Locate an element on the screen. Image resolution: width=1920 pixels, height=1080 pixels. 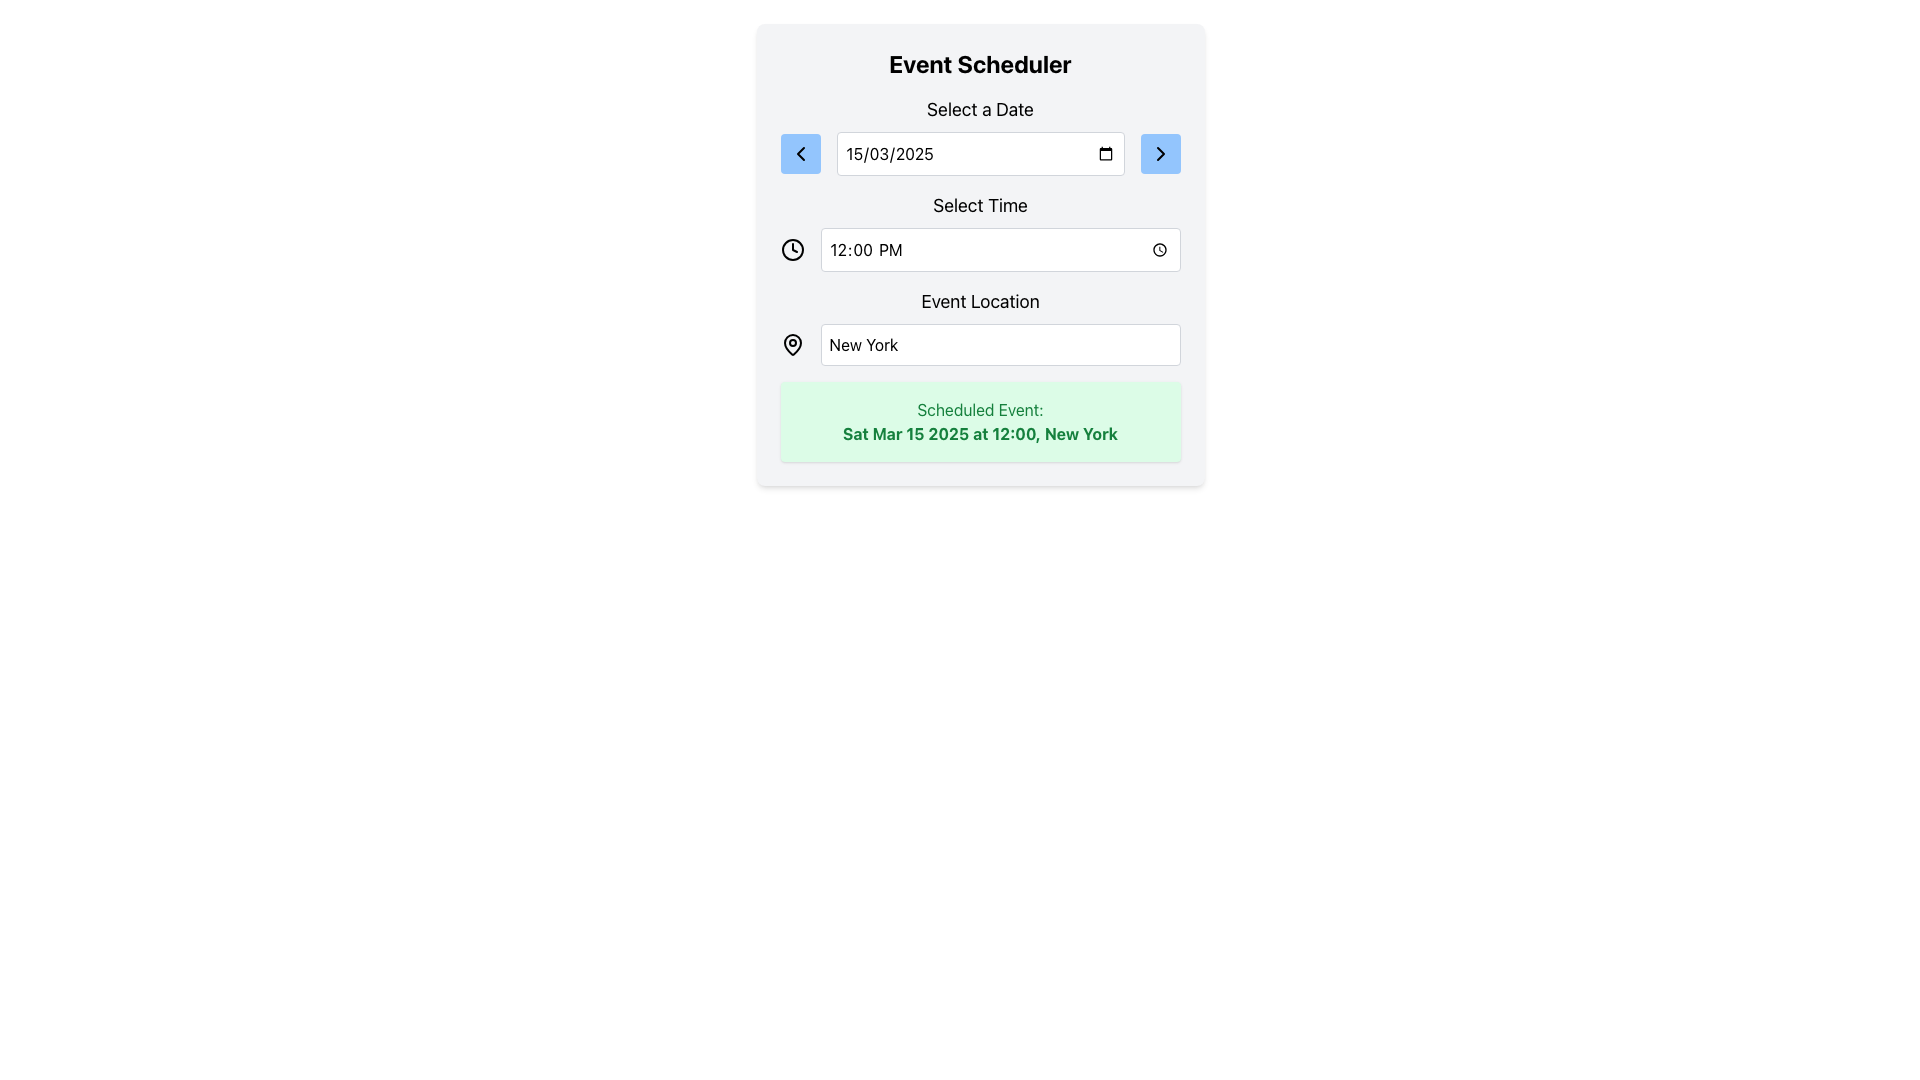
the decorative icon for the 'Event Location' section, which is positioned to the left of the text box displaying 'New York' is located at coordinates (791, 343).